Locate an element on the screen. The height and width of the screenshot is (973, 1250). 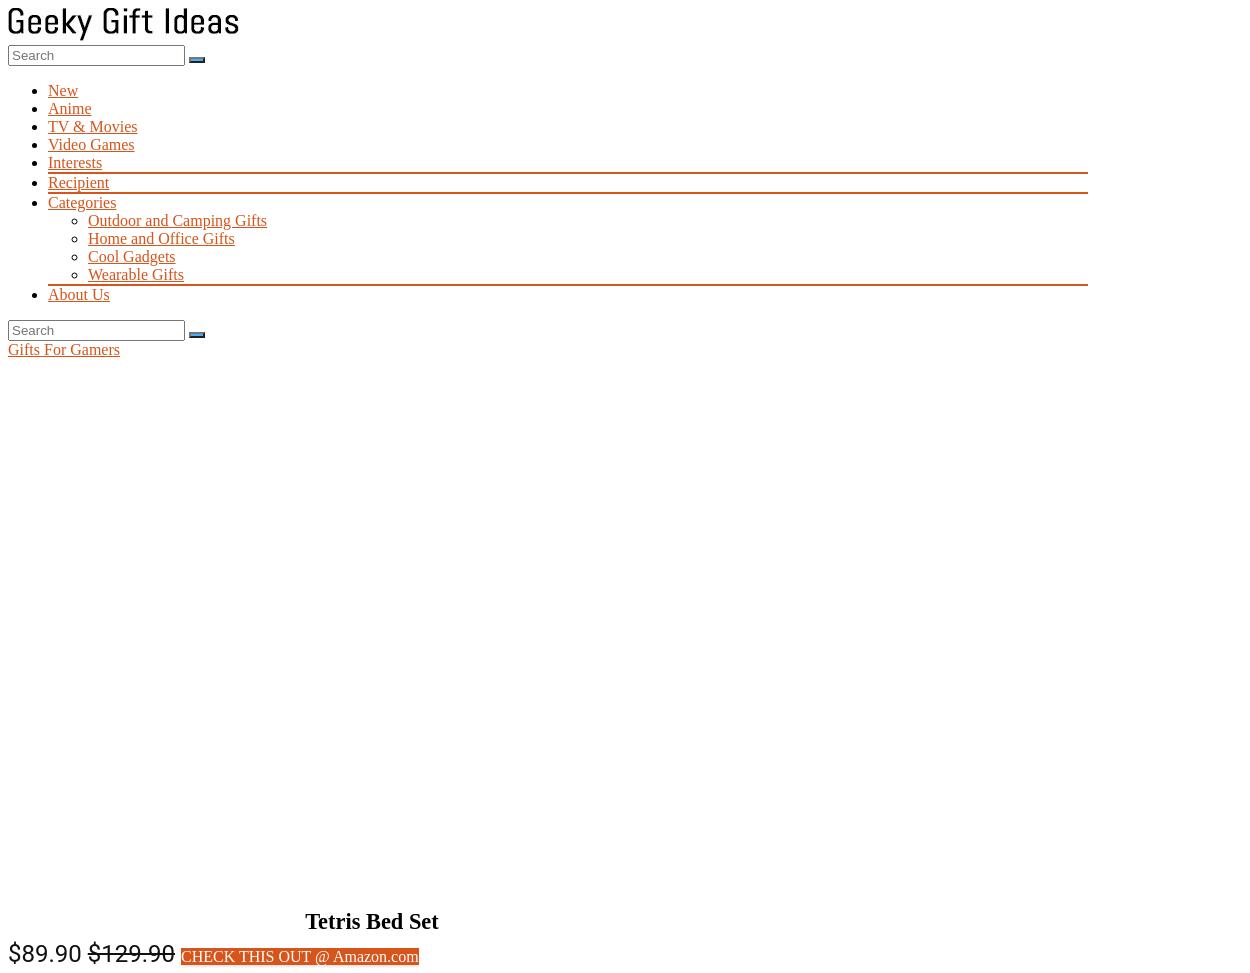
'CHECK THIS OUT' is located at coordinates (180, 955).